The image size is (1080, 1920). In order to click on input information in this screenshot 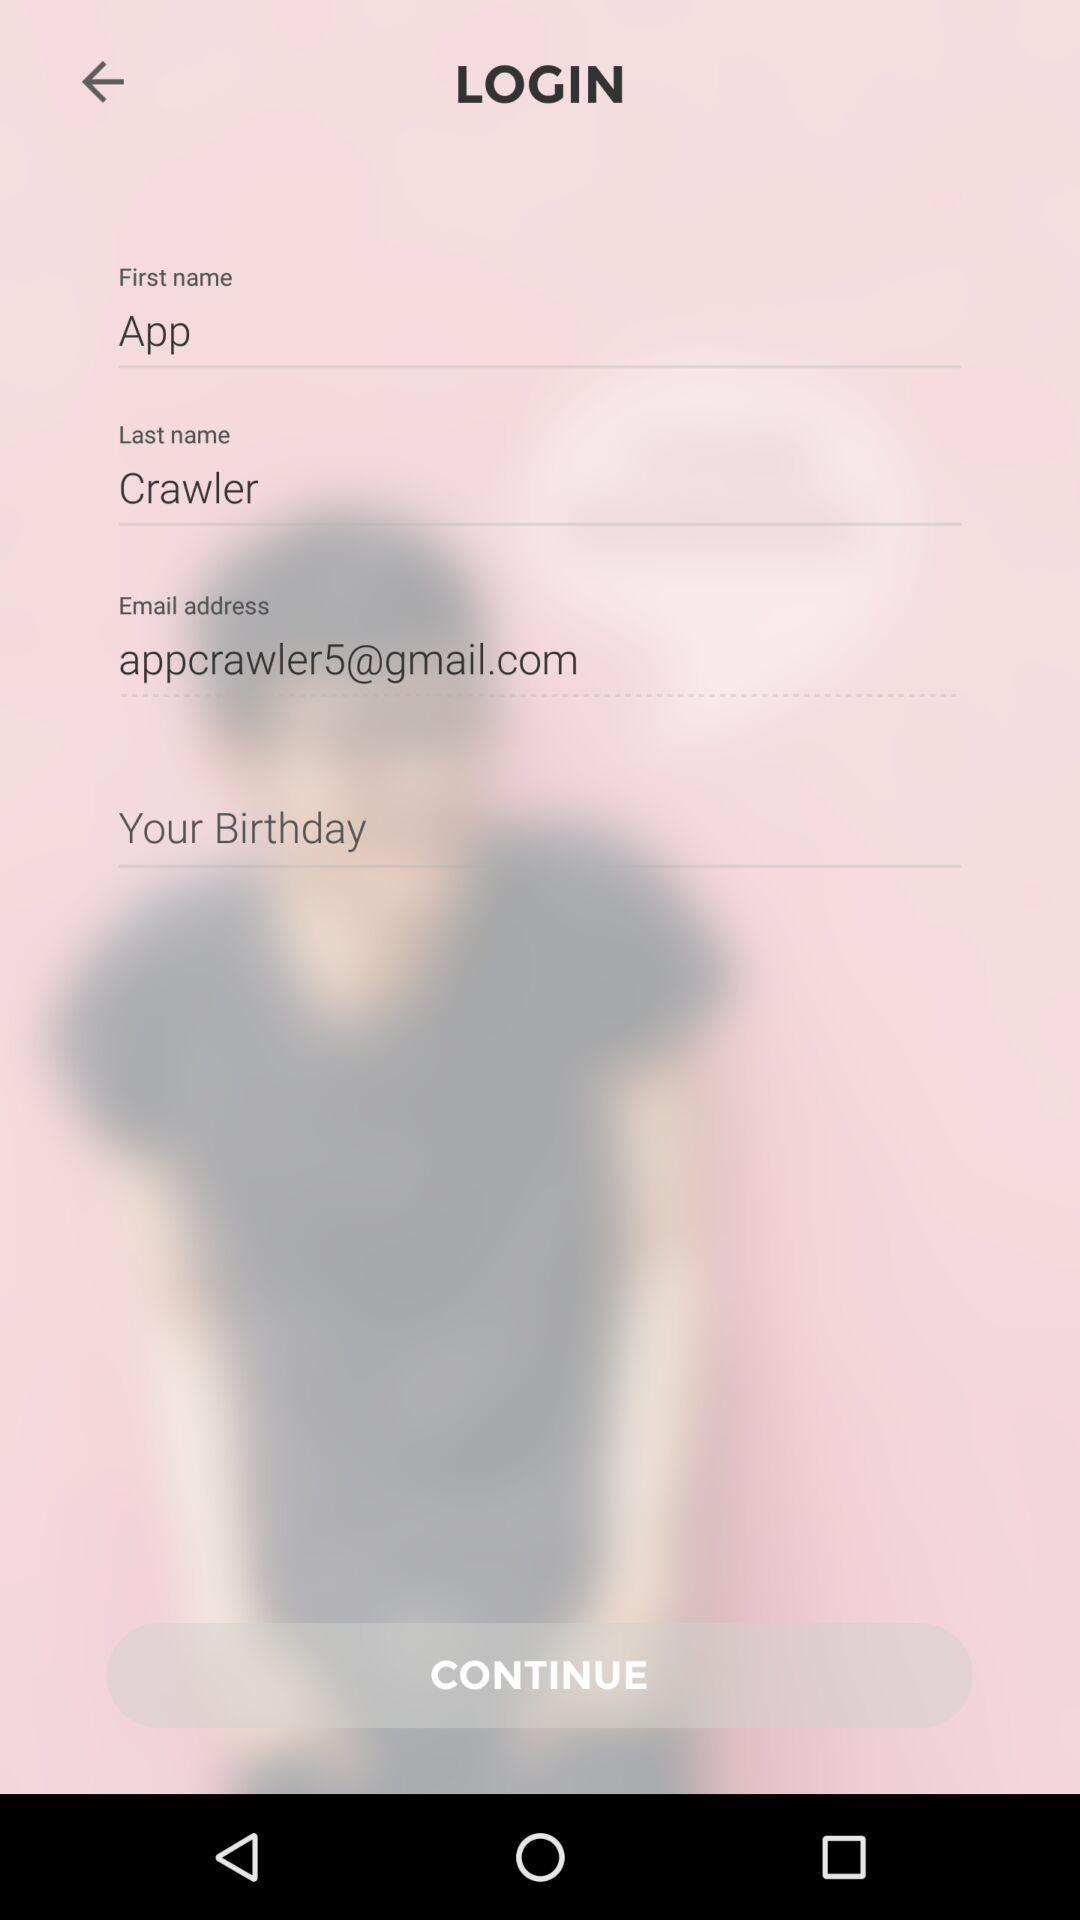, I will do `click(540, 826)`.